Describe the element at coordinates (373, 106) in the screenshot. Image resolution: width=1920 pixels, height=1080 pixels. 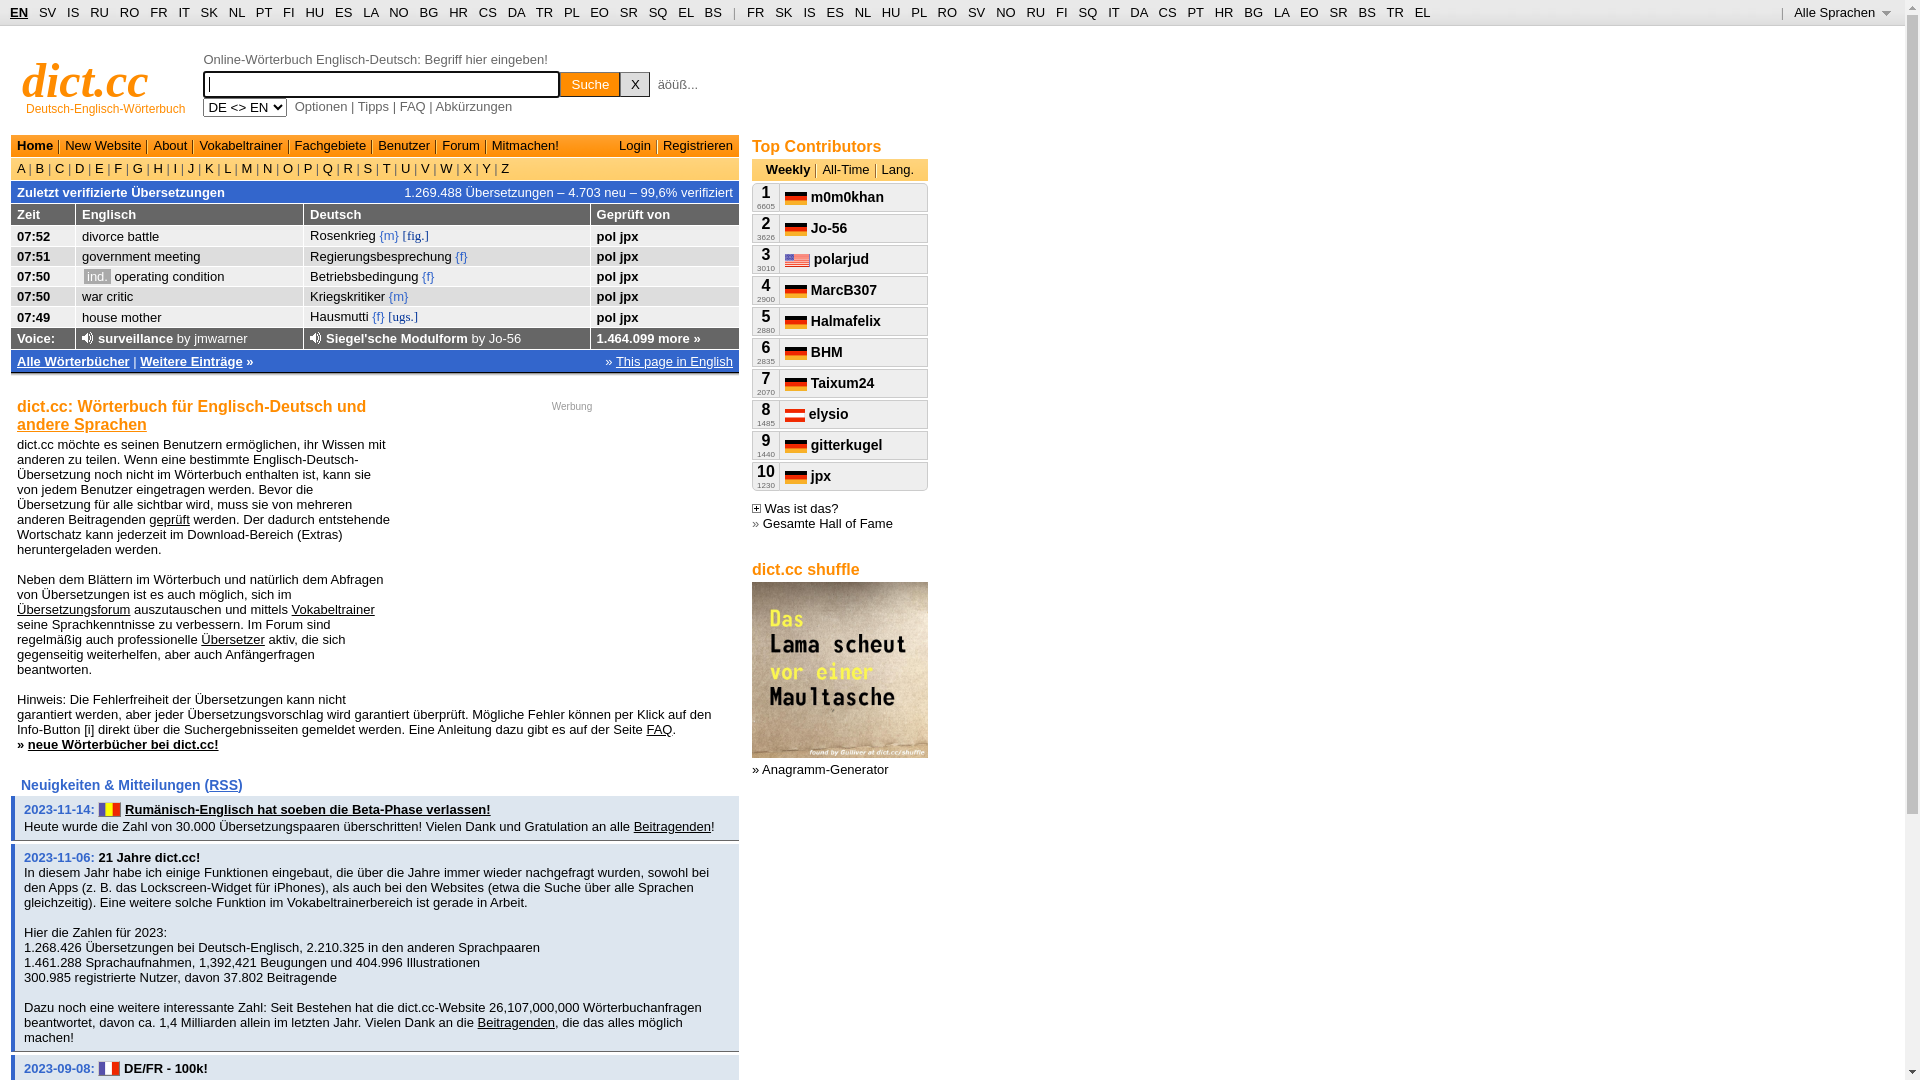
I see `'Tipps'` at that location.